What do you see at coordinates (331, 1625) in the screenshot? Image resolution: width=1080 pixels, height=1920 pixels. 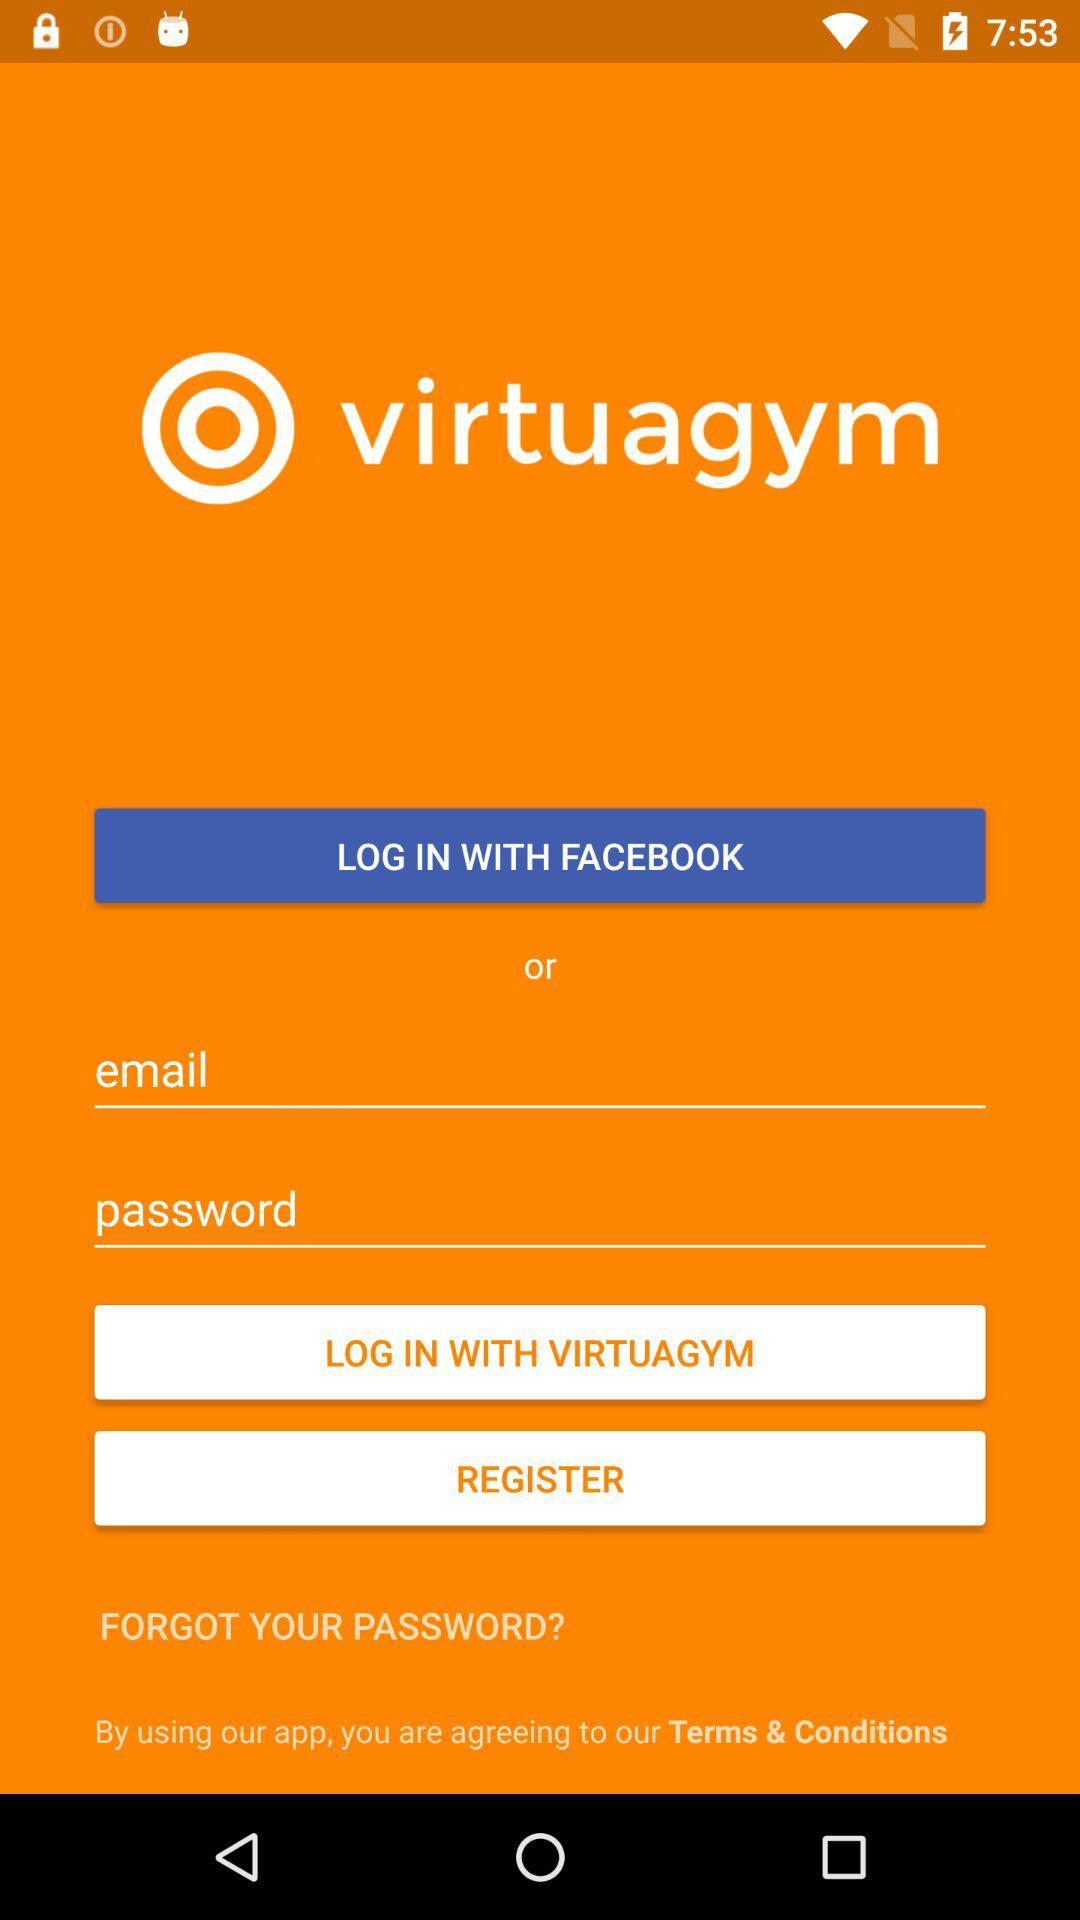 I see `forgot your password? icon` at bounding box center [331, 1625].